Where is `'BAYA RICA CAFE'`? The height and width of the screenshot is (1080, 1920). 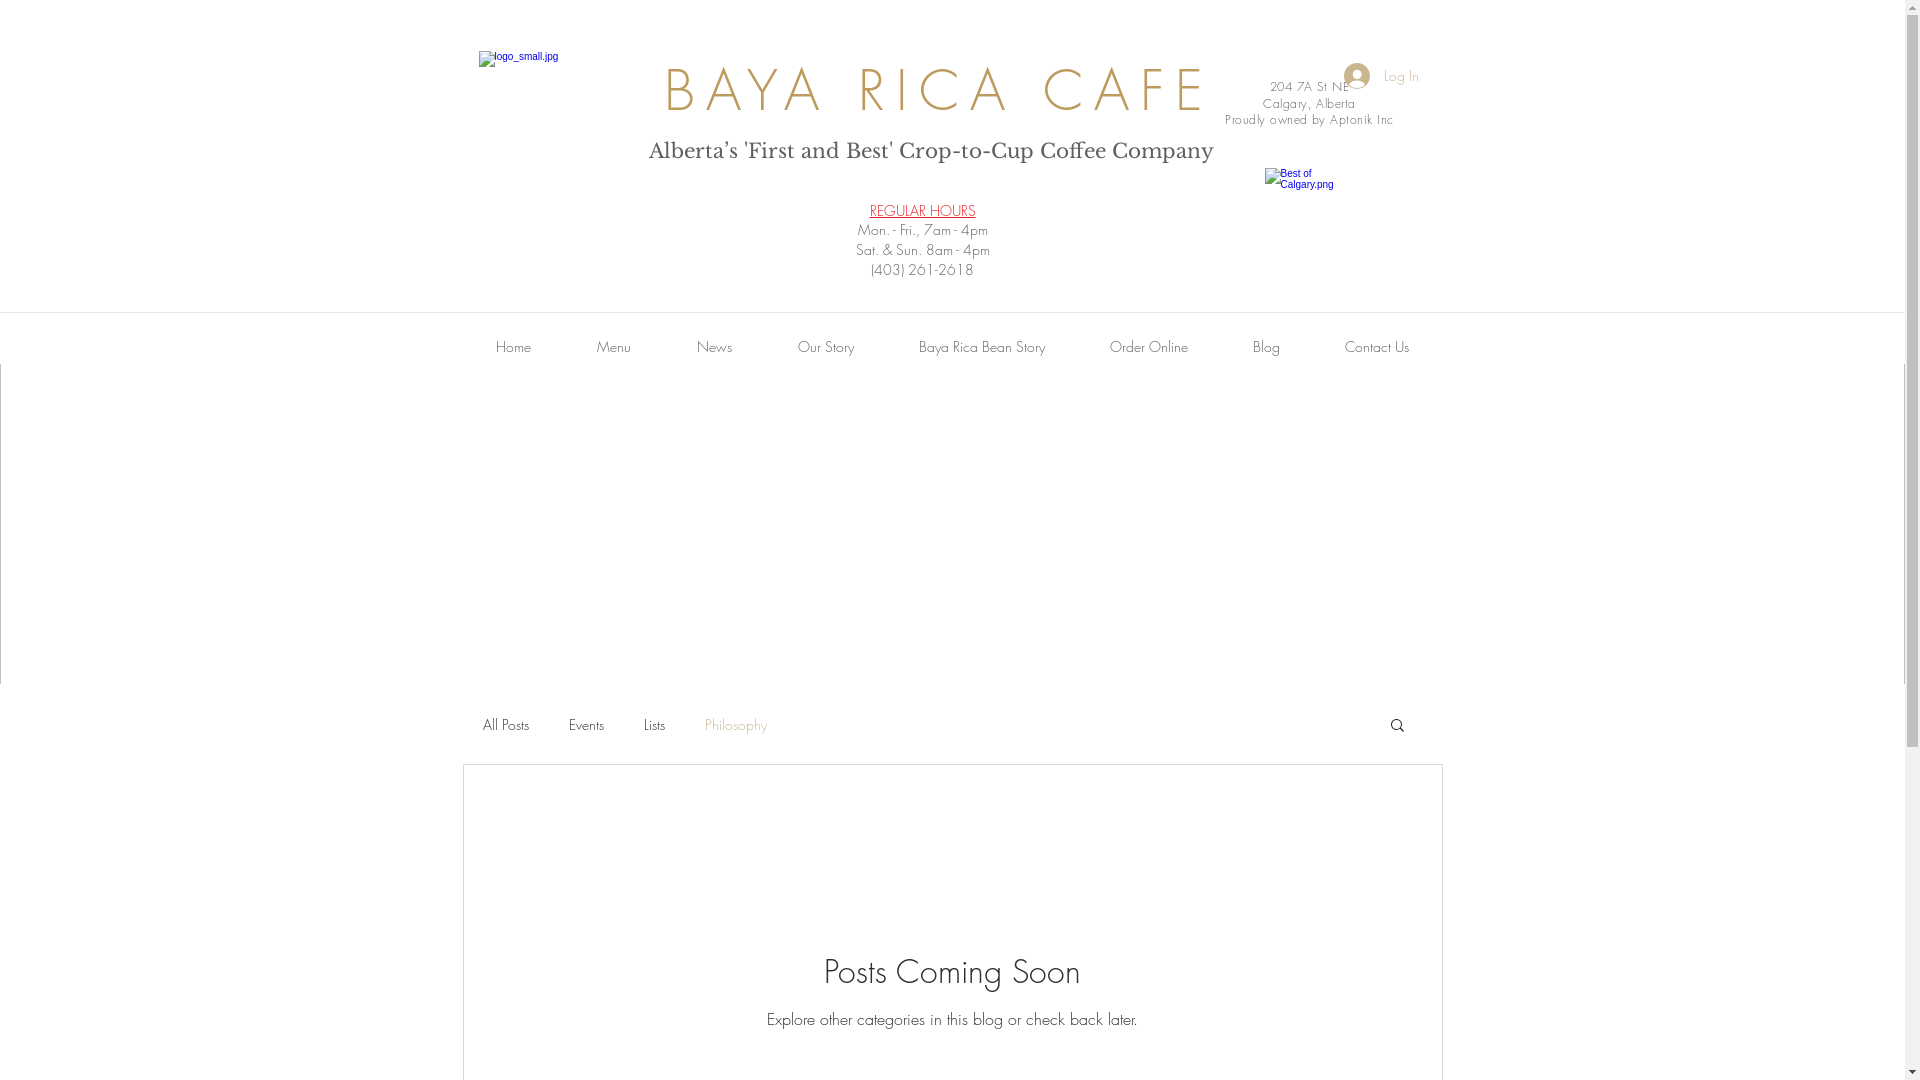 'BAYA RICA CAFE' is located at coordinates (663, 90).